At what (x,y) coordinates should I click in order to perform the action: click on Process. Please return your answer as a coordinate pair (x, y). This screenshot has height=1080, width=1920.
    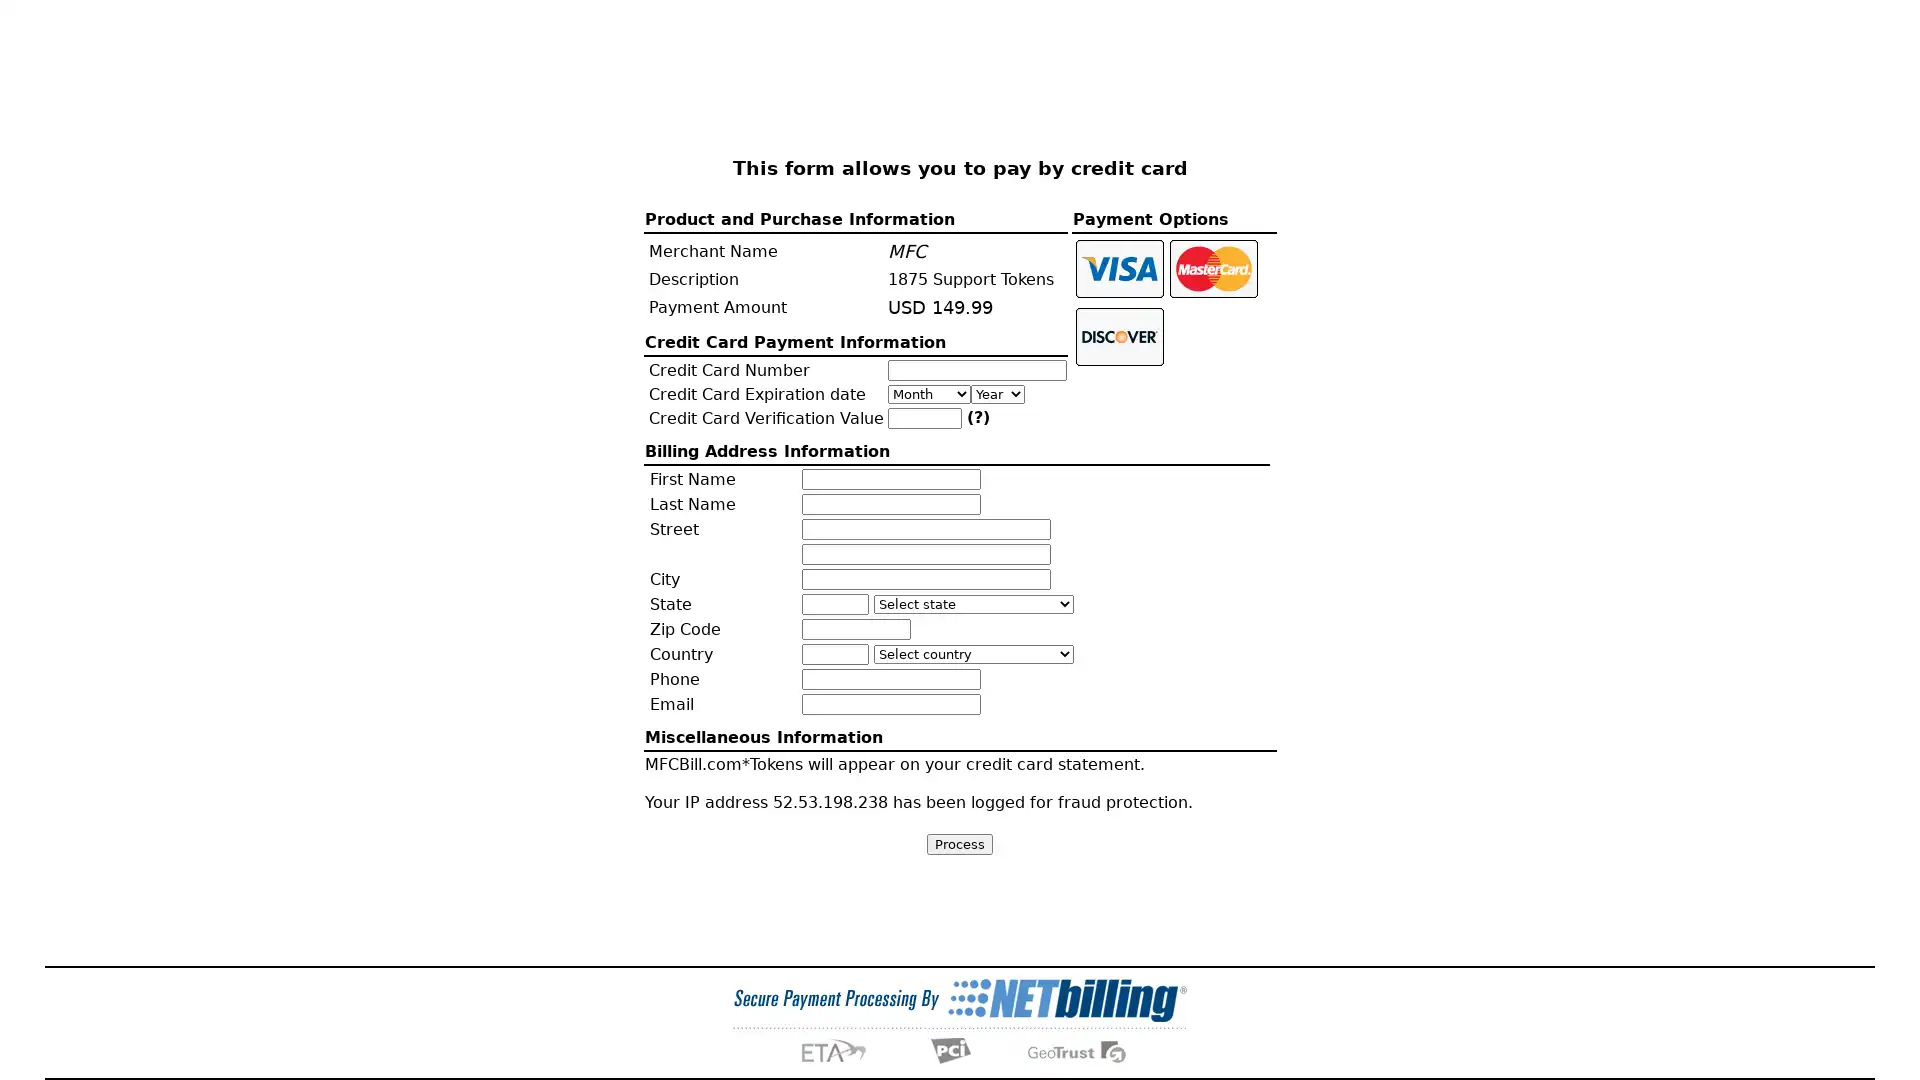
    Looking at the image, I should click on (960, 844).